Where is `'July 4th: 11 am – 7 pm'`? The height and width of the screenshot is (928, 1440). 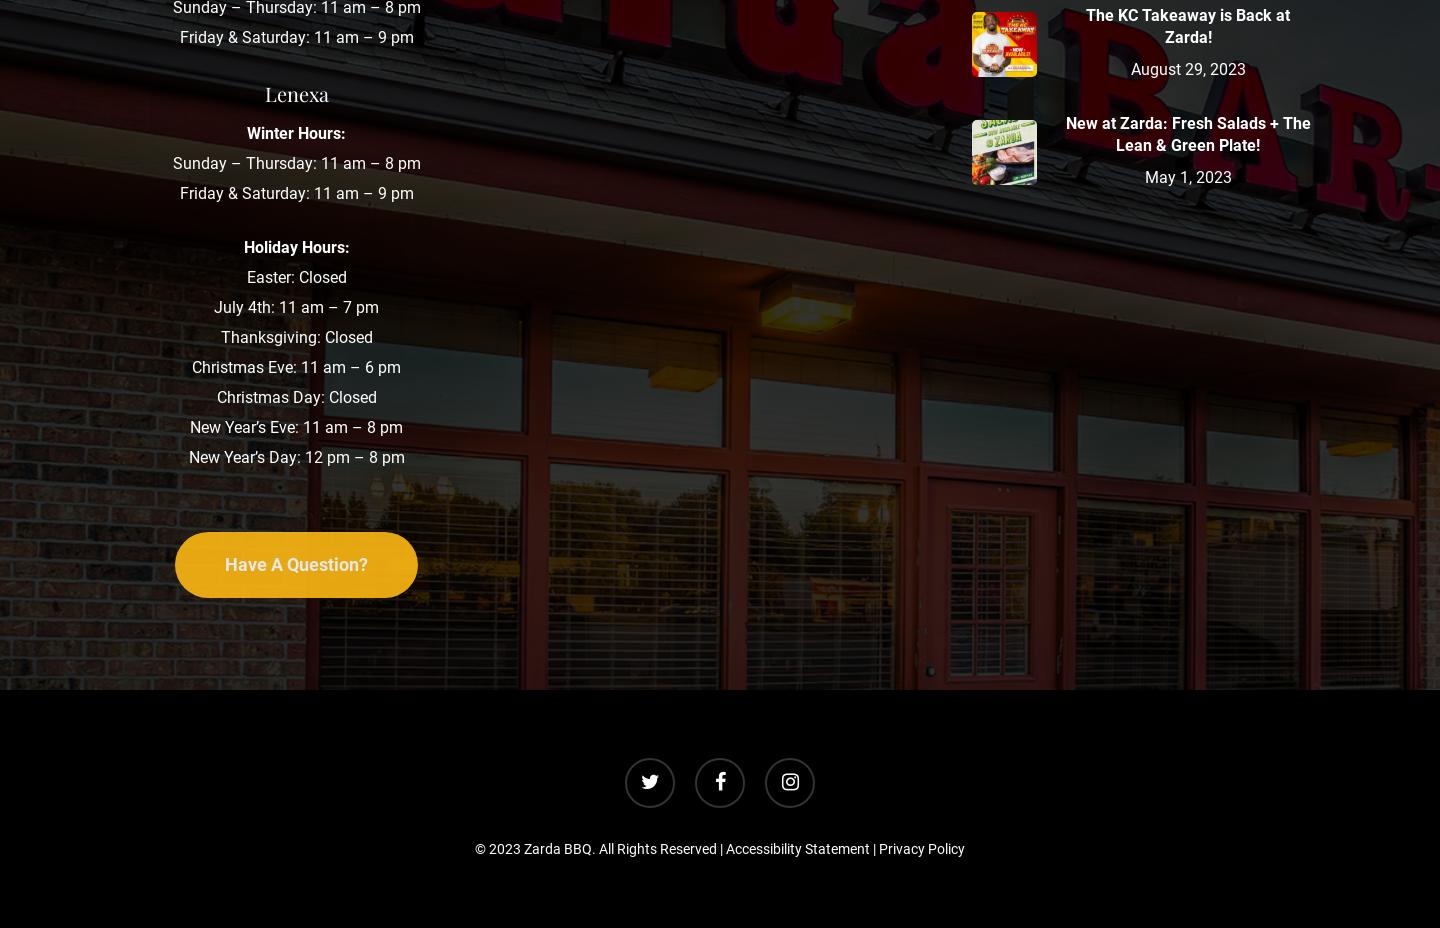 'July 4th: 11 am – 7 pm' is located at coordinates (295, 305).